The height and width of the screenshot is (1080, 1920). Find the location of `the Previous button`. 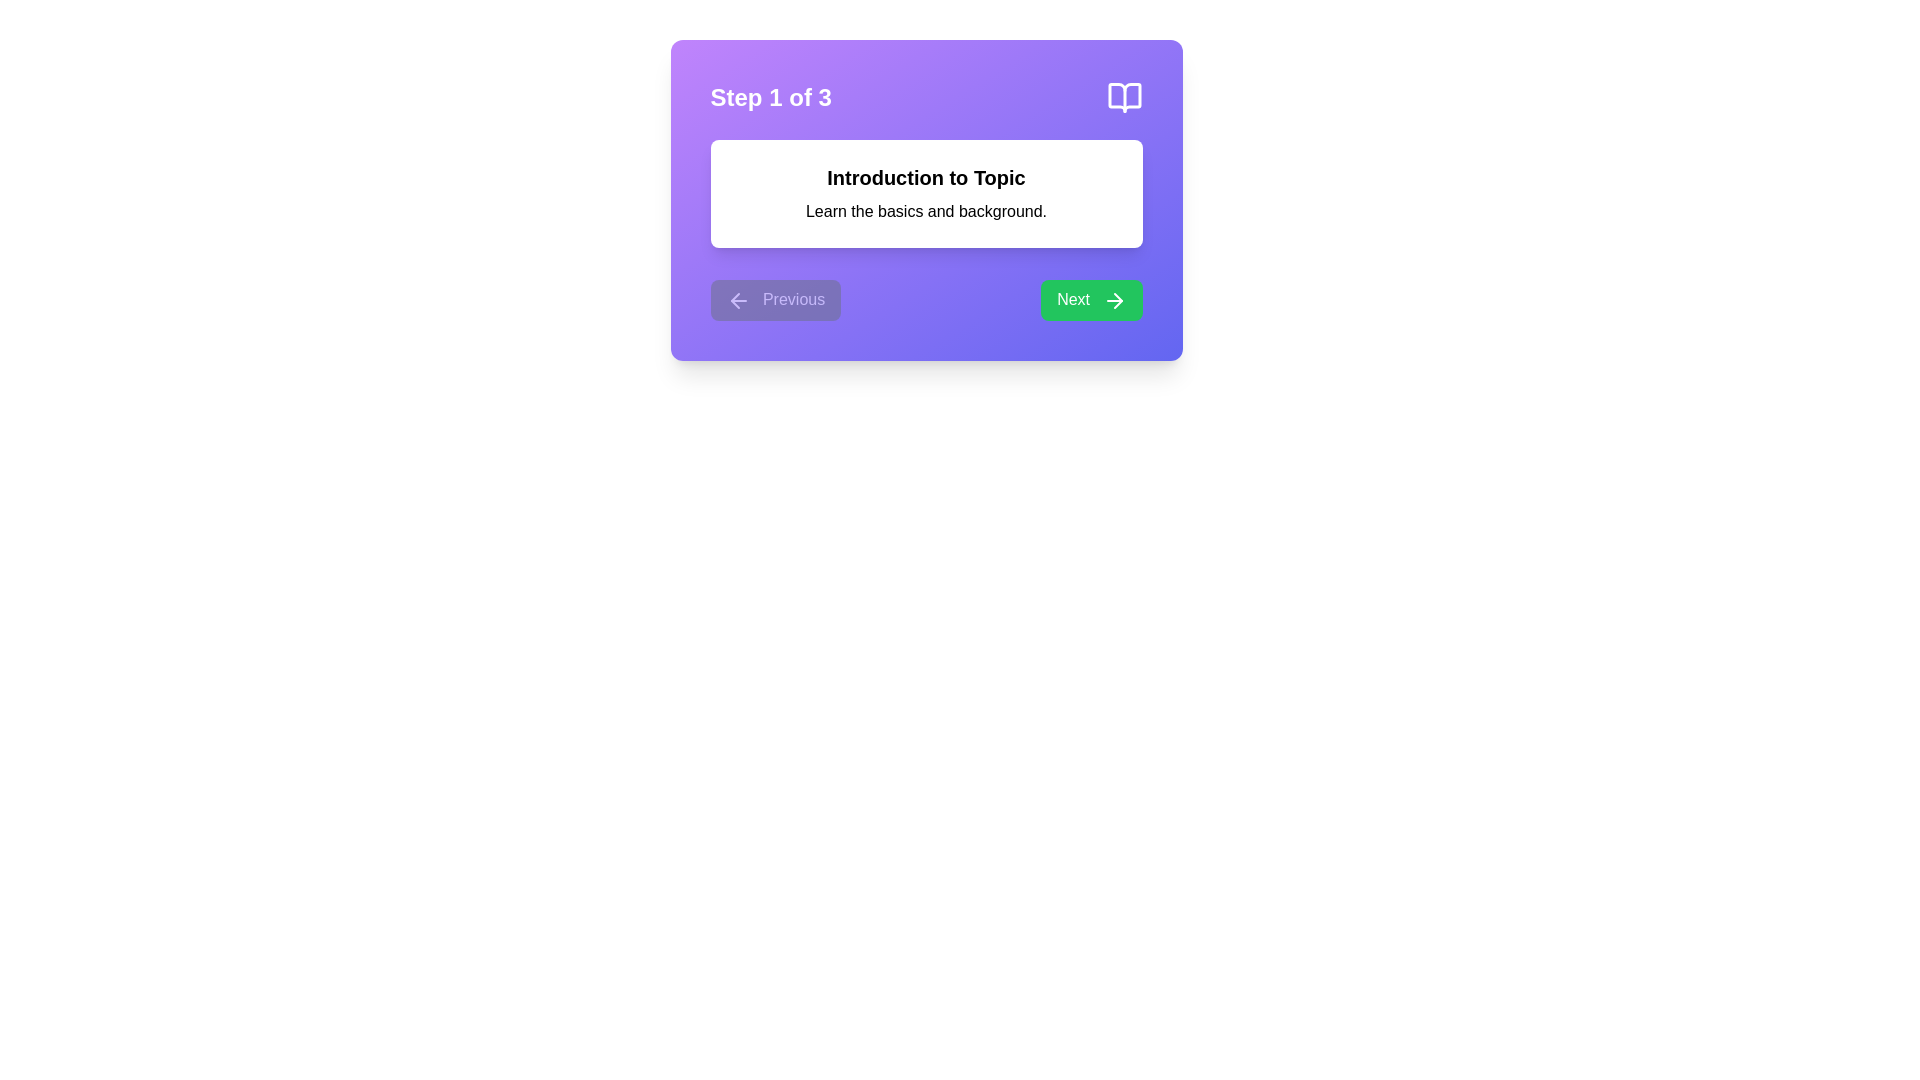

the Previous button is located at coordinates (774, 300).